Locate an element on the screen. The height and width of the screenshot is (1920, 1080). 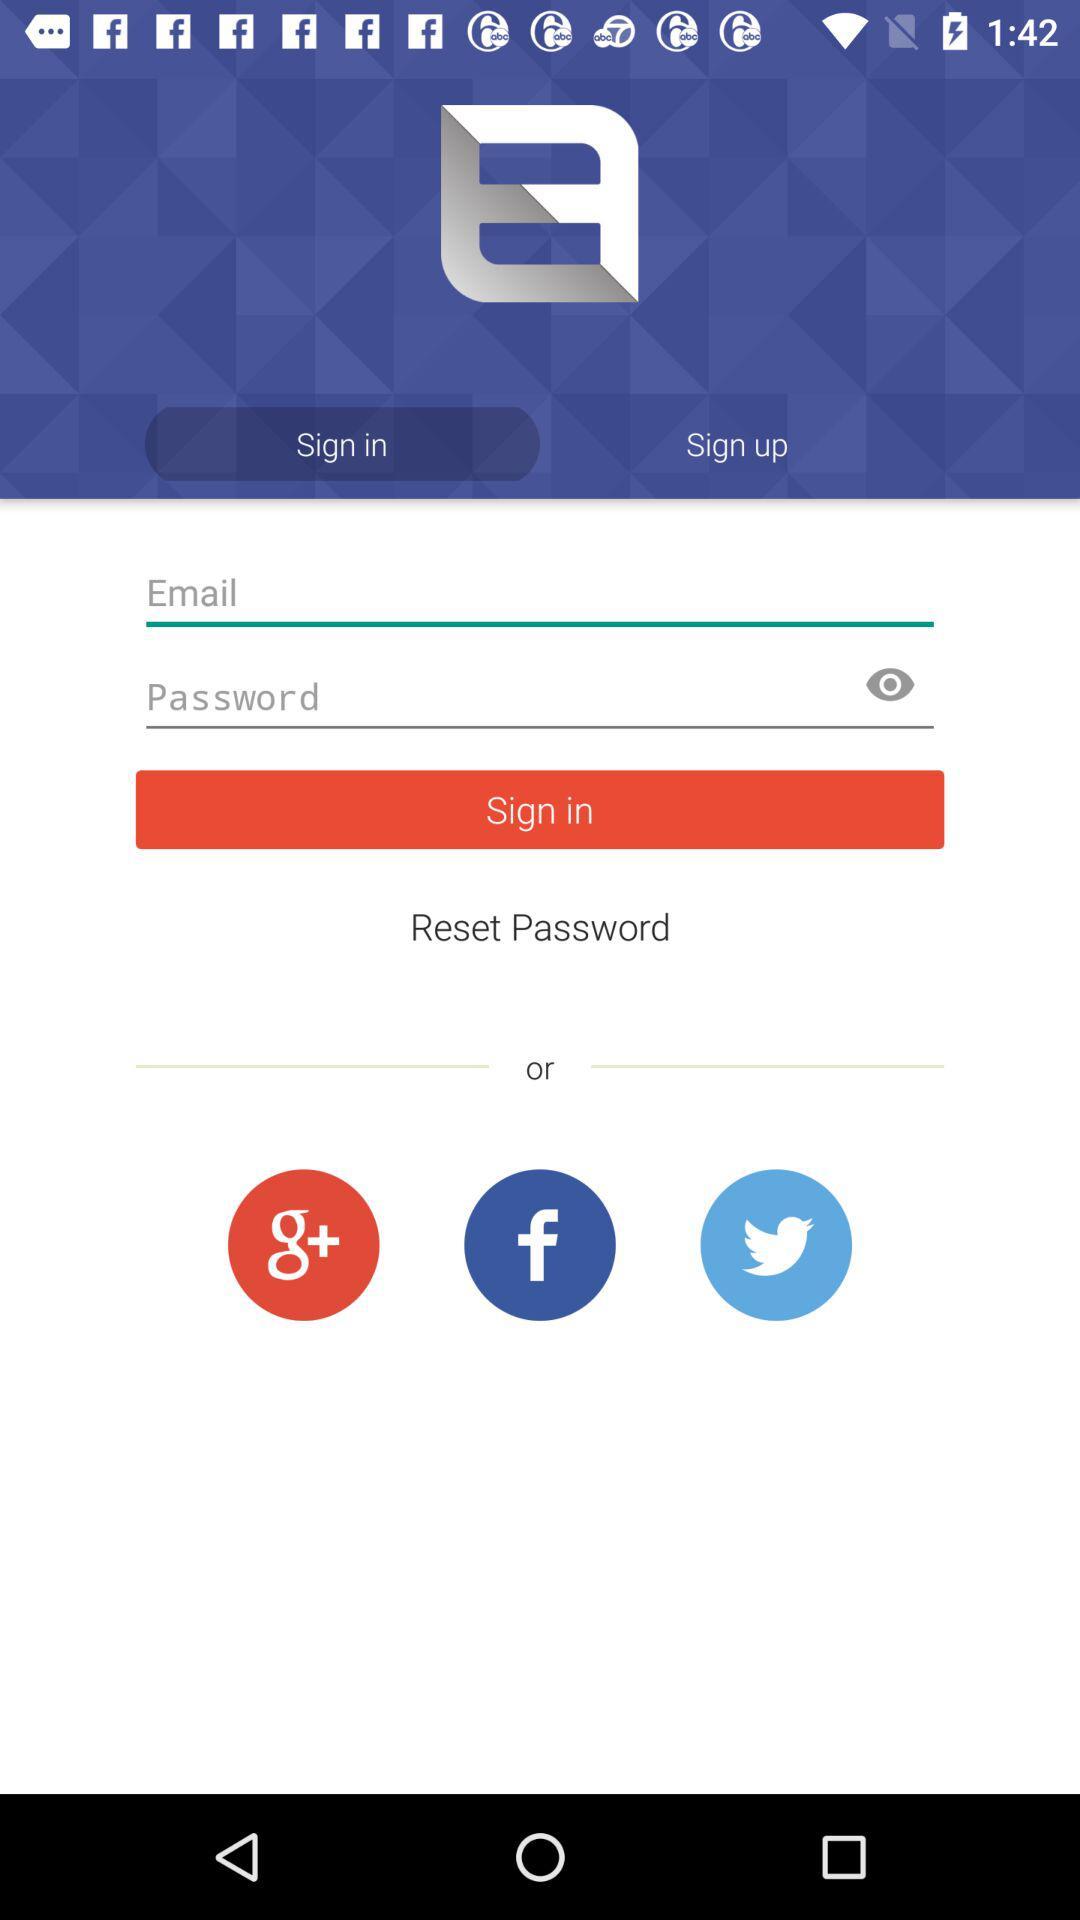
email address is located at coordinates (540, 591).